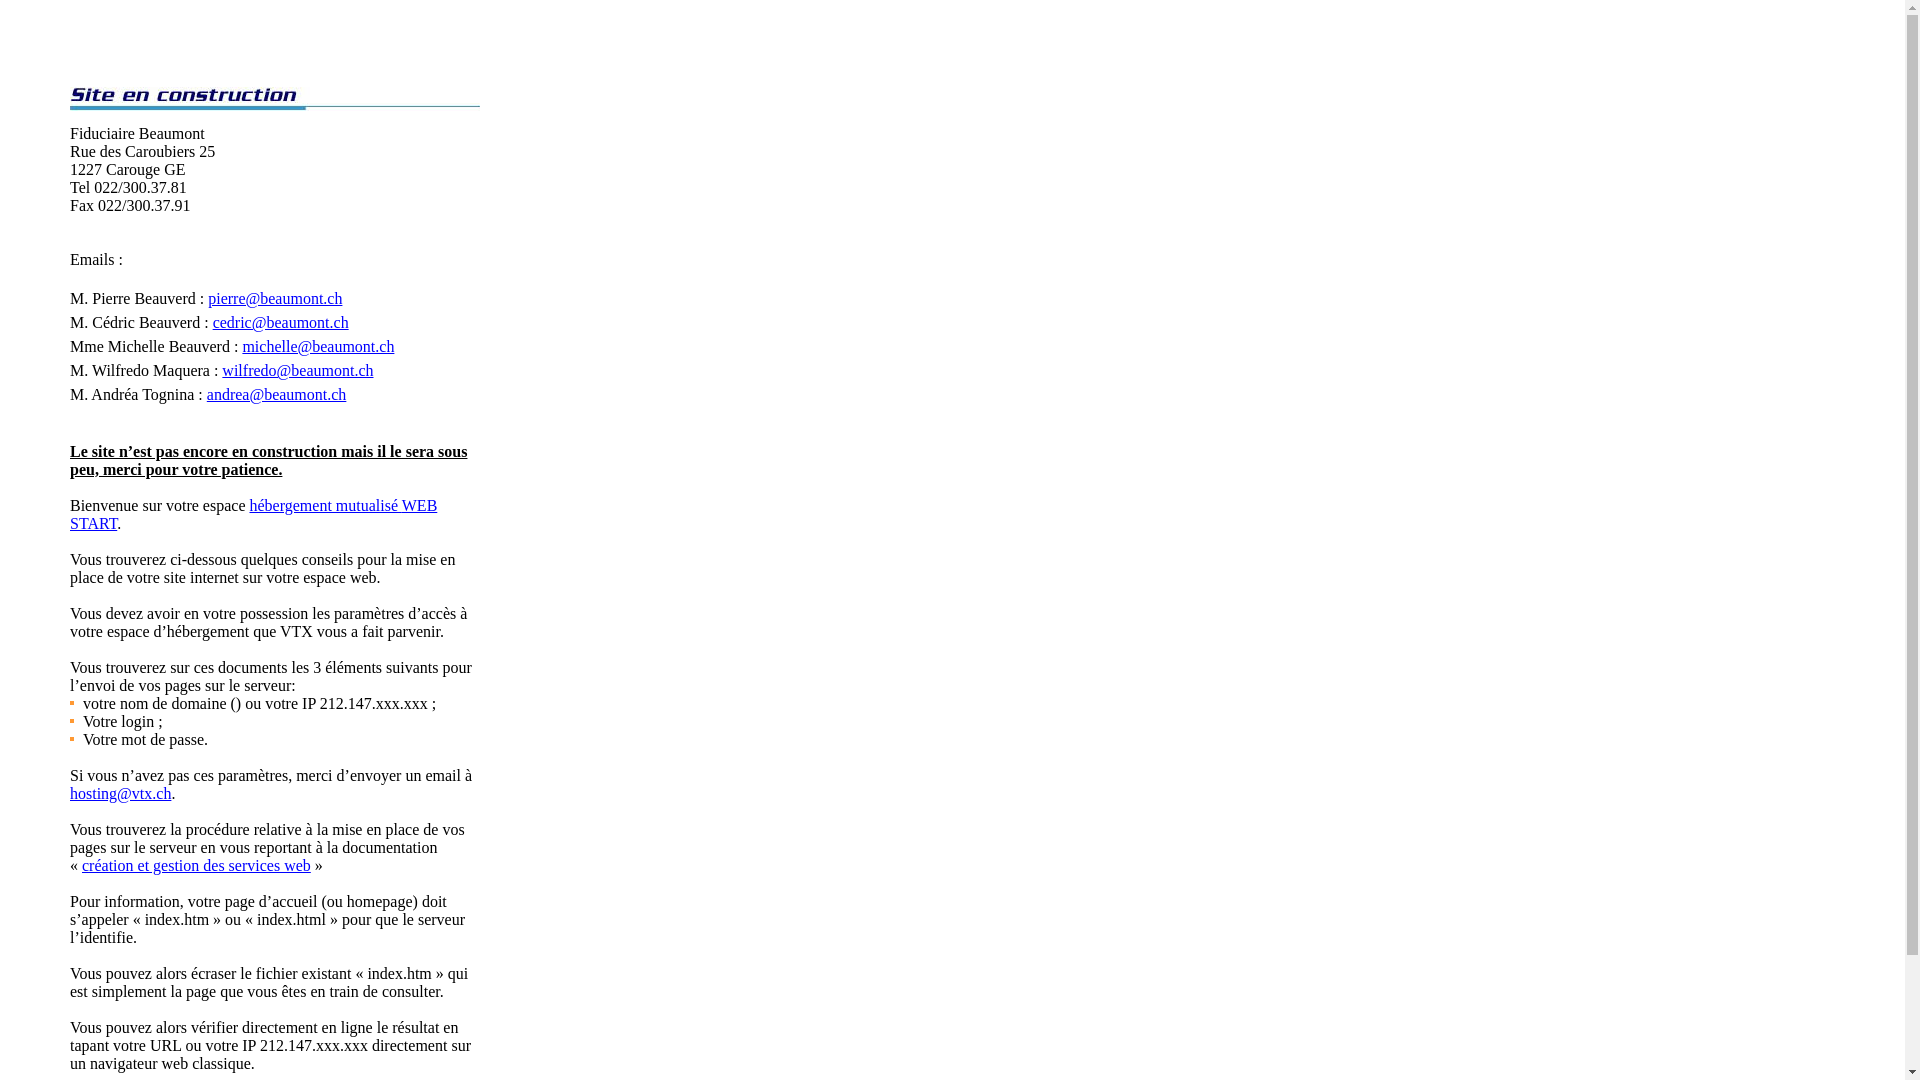  Describe the element at coordinates (70, 792) in the screenshot. I see `'hosting@vtx.ch'` at that location.